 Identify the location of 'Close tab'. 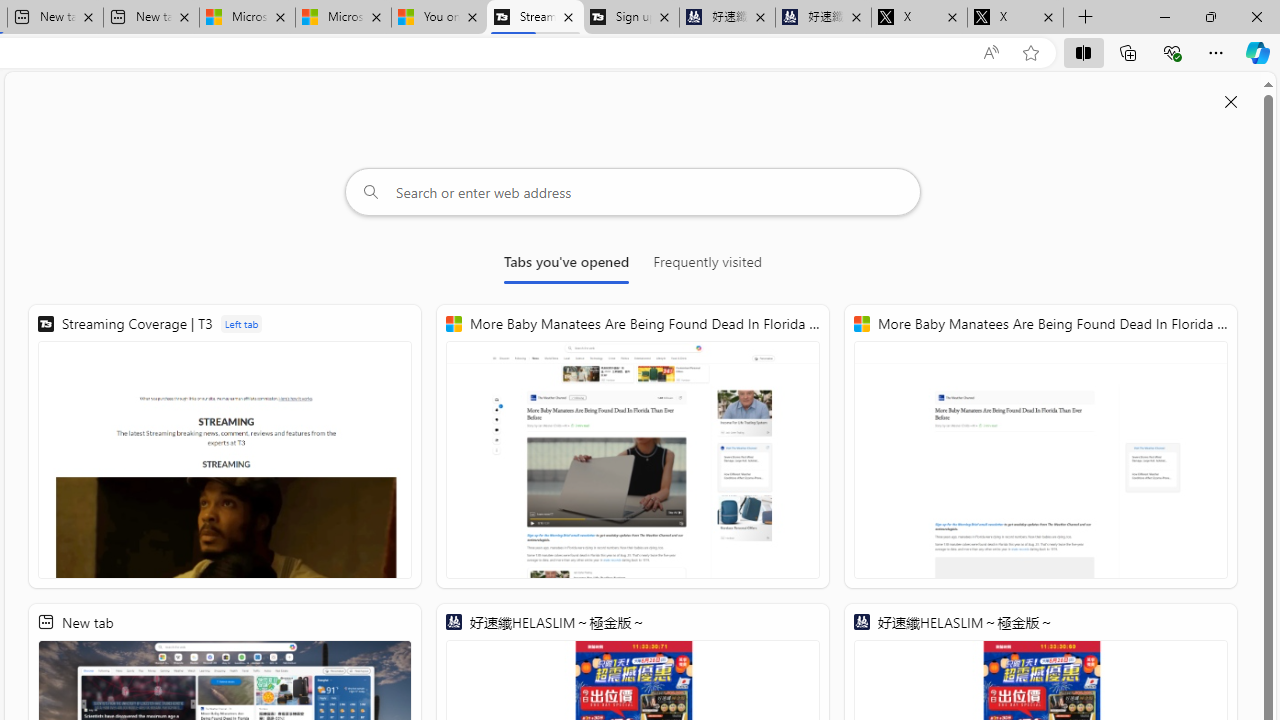
(1047, 17).